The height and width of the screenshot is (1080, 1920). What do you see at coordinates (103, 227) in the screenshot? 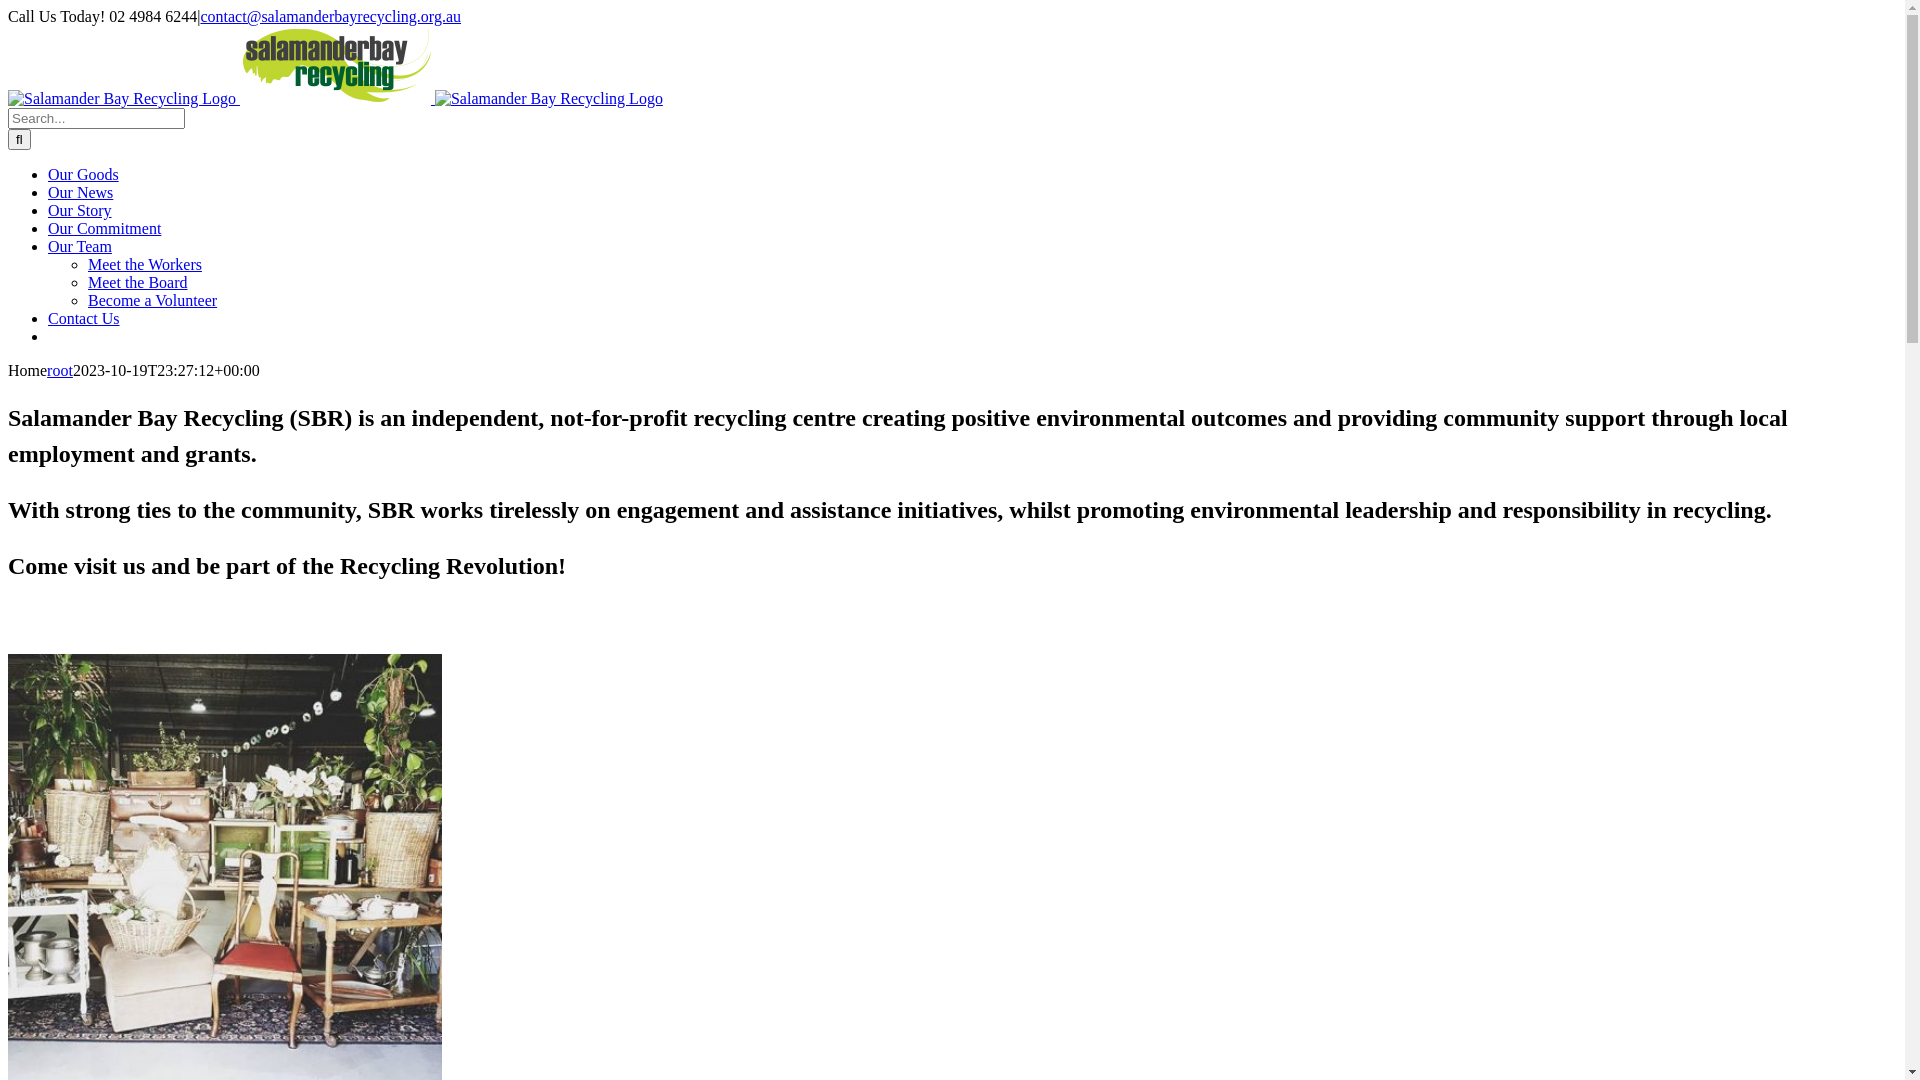
I see `'Our Commitment'` at bounding box center [103, 227].